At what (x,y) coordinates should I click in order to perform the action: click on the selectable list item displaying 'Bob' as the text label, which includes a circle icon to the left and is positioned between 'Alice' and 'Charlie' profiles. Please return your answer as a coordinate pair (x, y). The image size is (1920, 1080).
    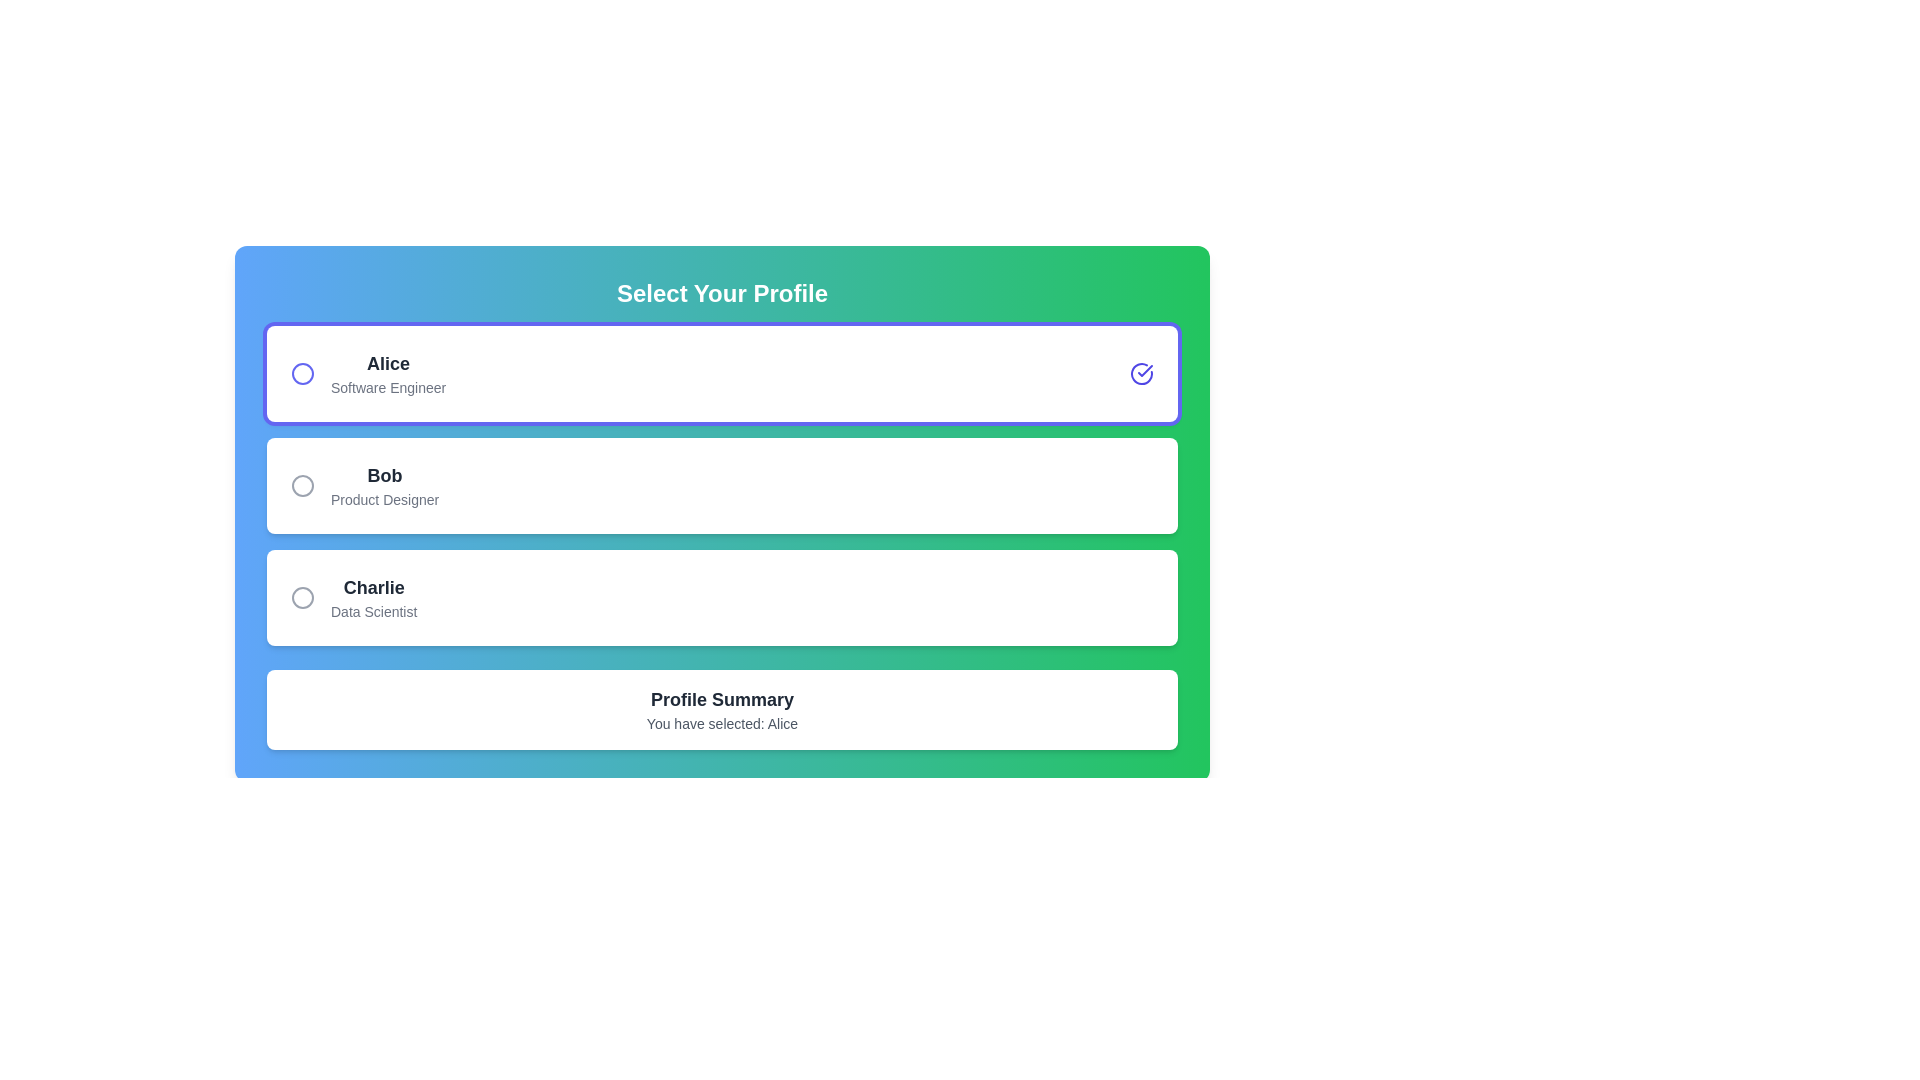
    Looking at the image, I should click on (365, 486).